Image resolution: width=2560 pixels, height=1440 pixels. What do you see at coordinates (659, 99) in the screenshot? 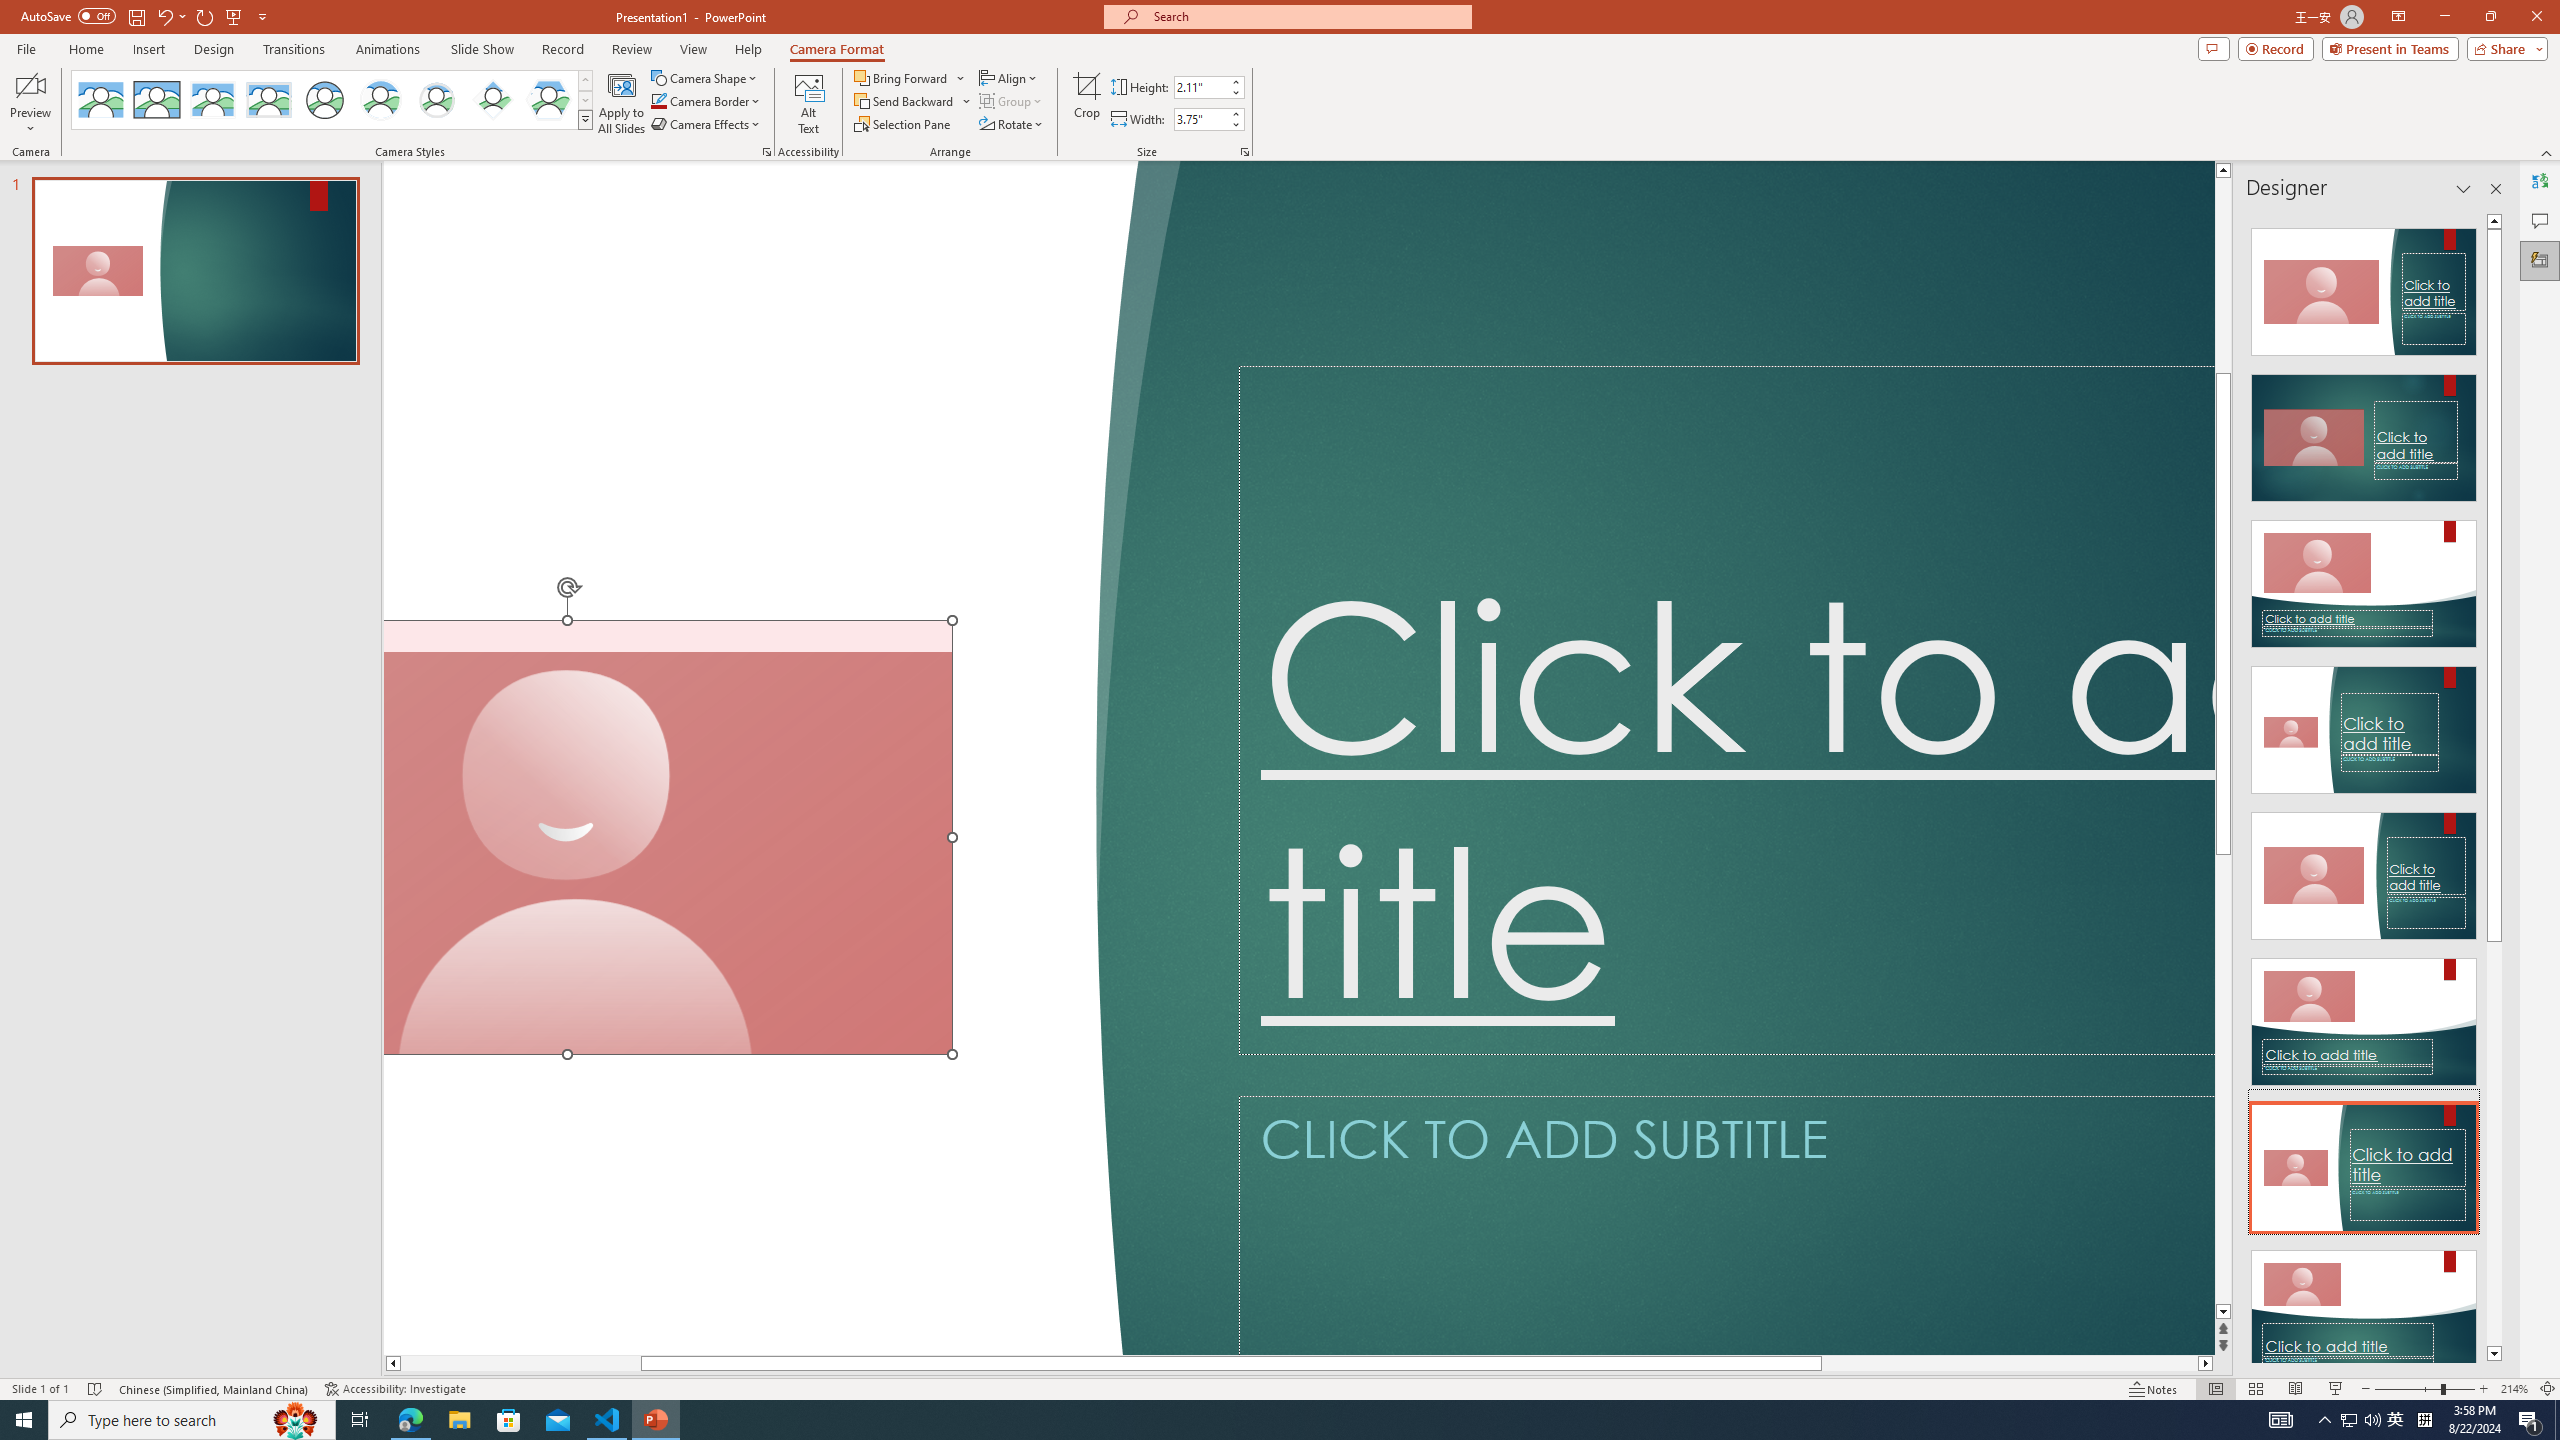
I see `'Camera Border Blue, Accent 1'` at bounding box center [659, 99].